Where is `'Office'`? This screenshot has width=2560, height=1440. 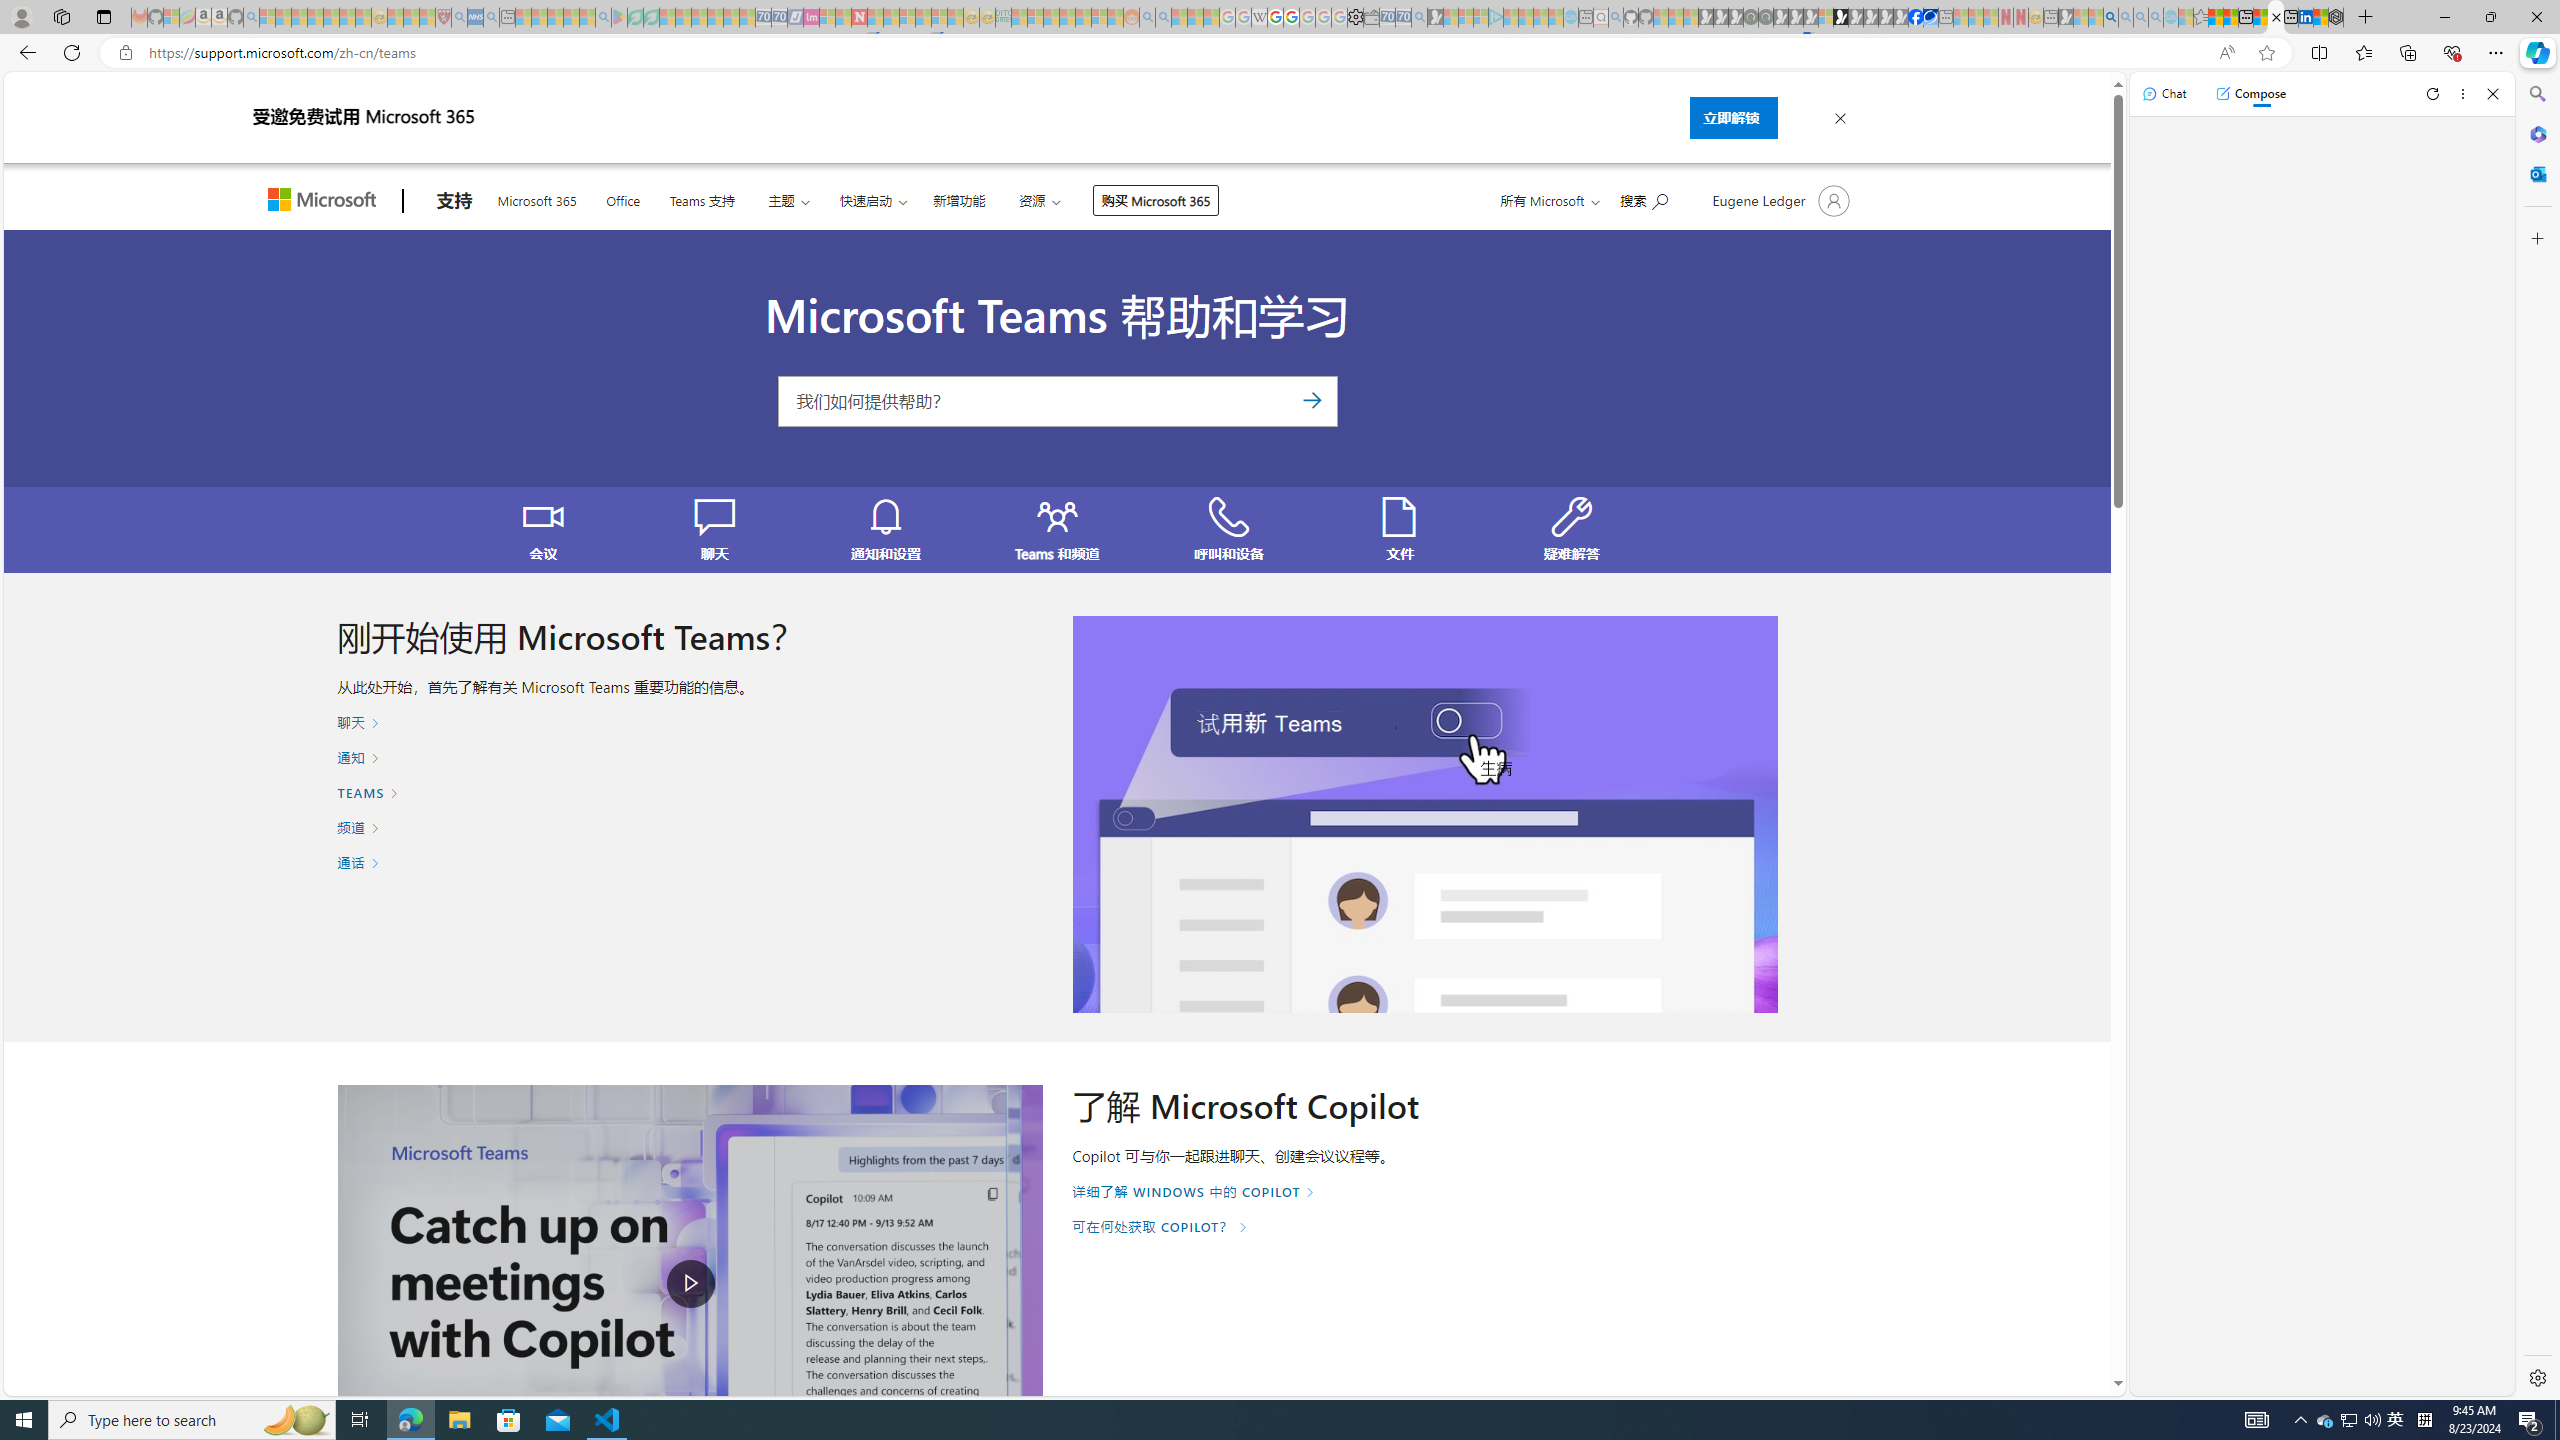 'Office' is located at coordinates (623, 198).